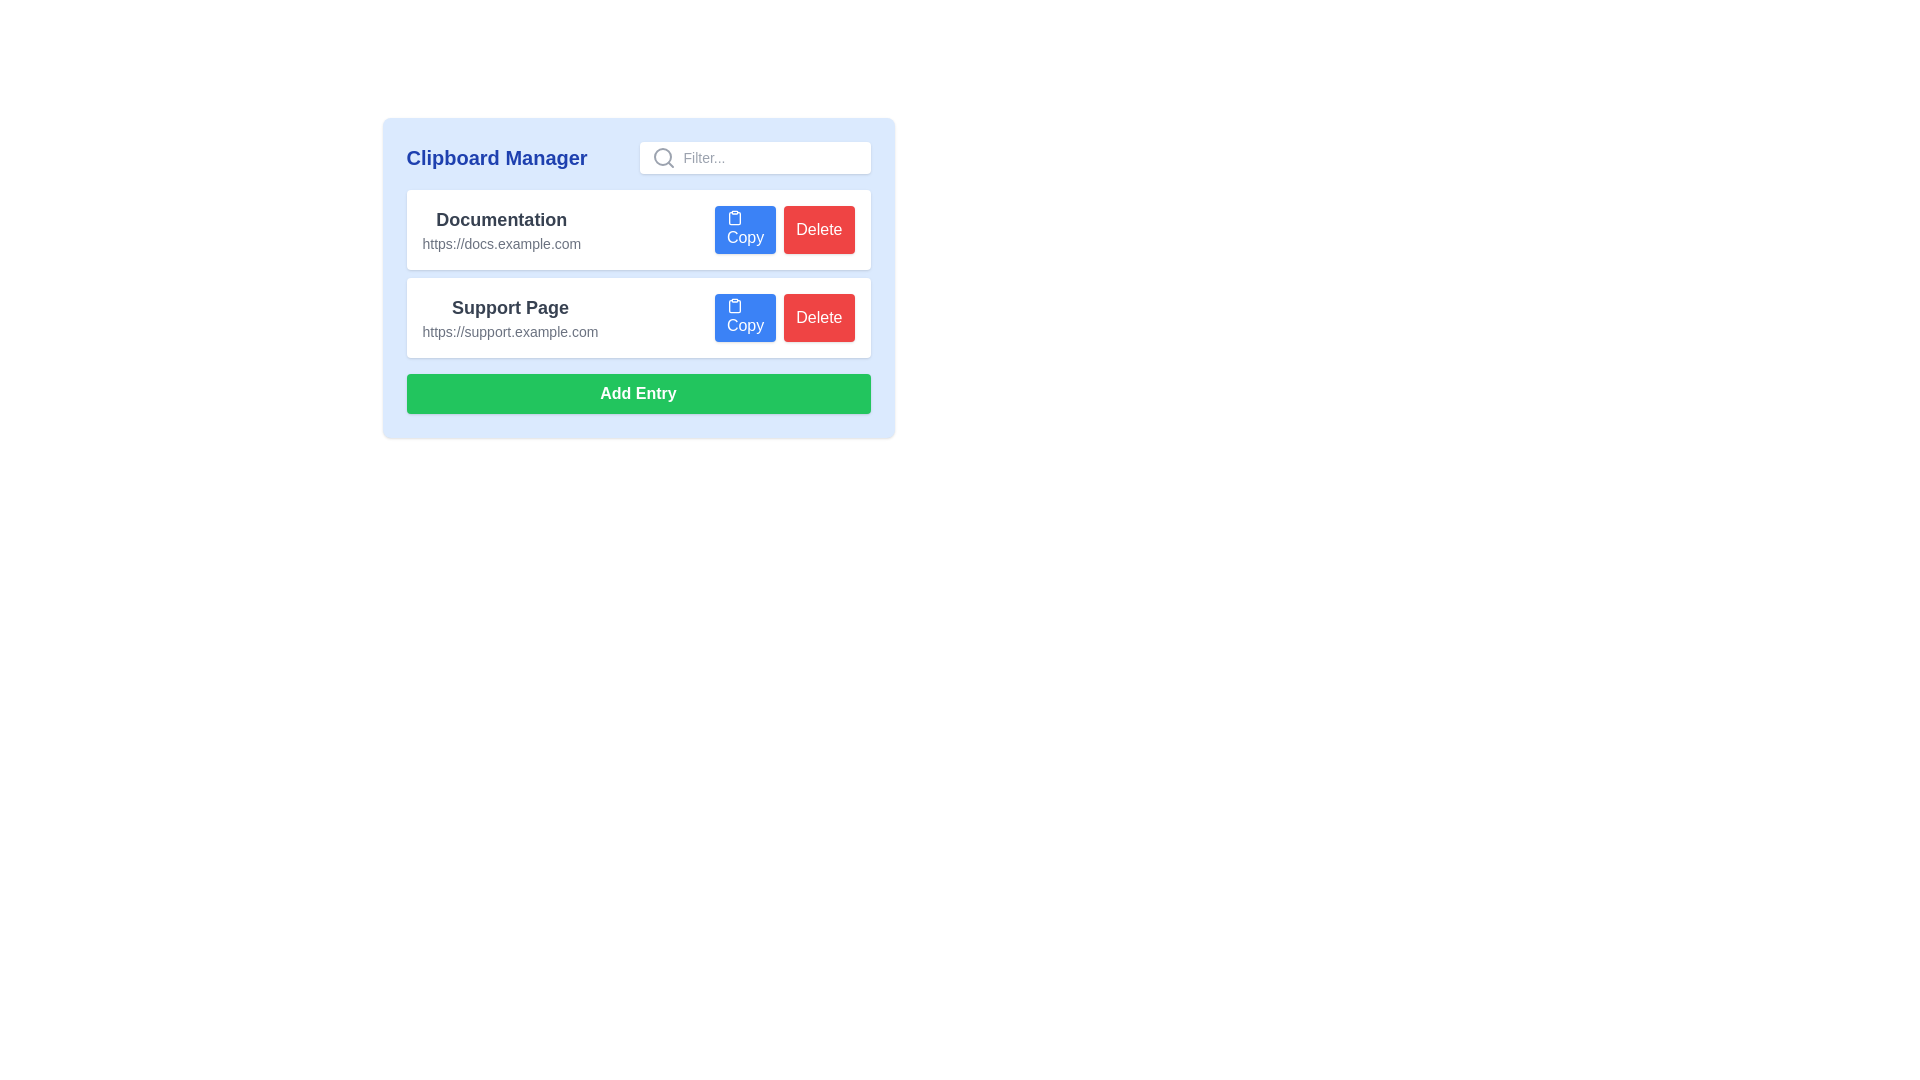 This screenshot has width=1920, height=1080. I want to click on the 'Add New Entry' button located at the bottom of the content card, below the 'Documentation' and 'Support Page' sections, so click(637, 393).